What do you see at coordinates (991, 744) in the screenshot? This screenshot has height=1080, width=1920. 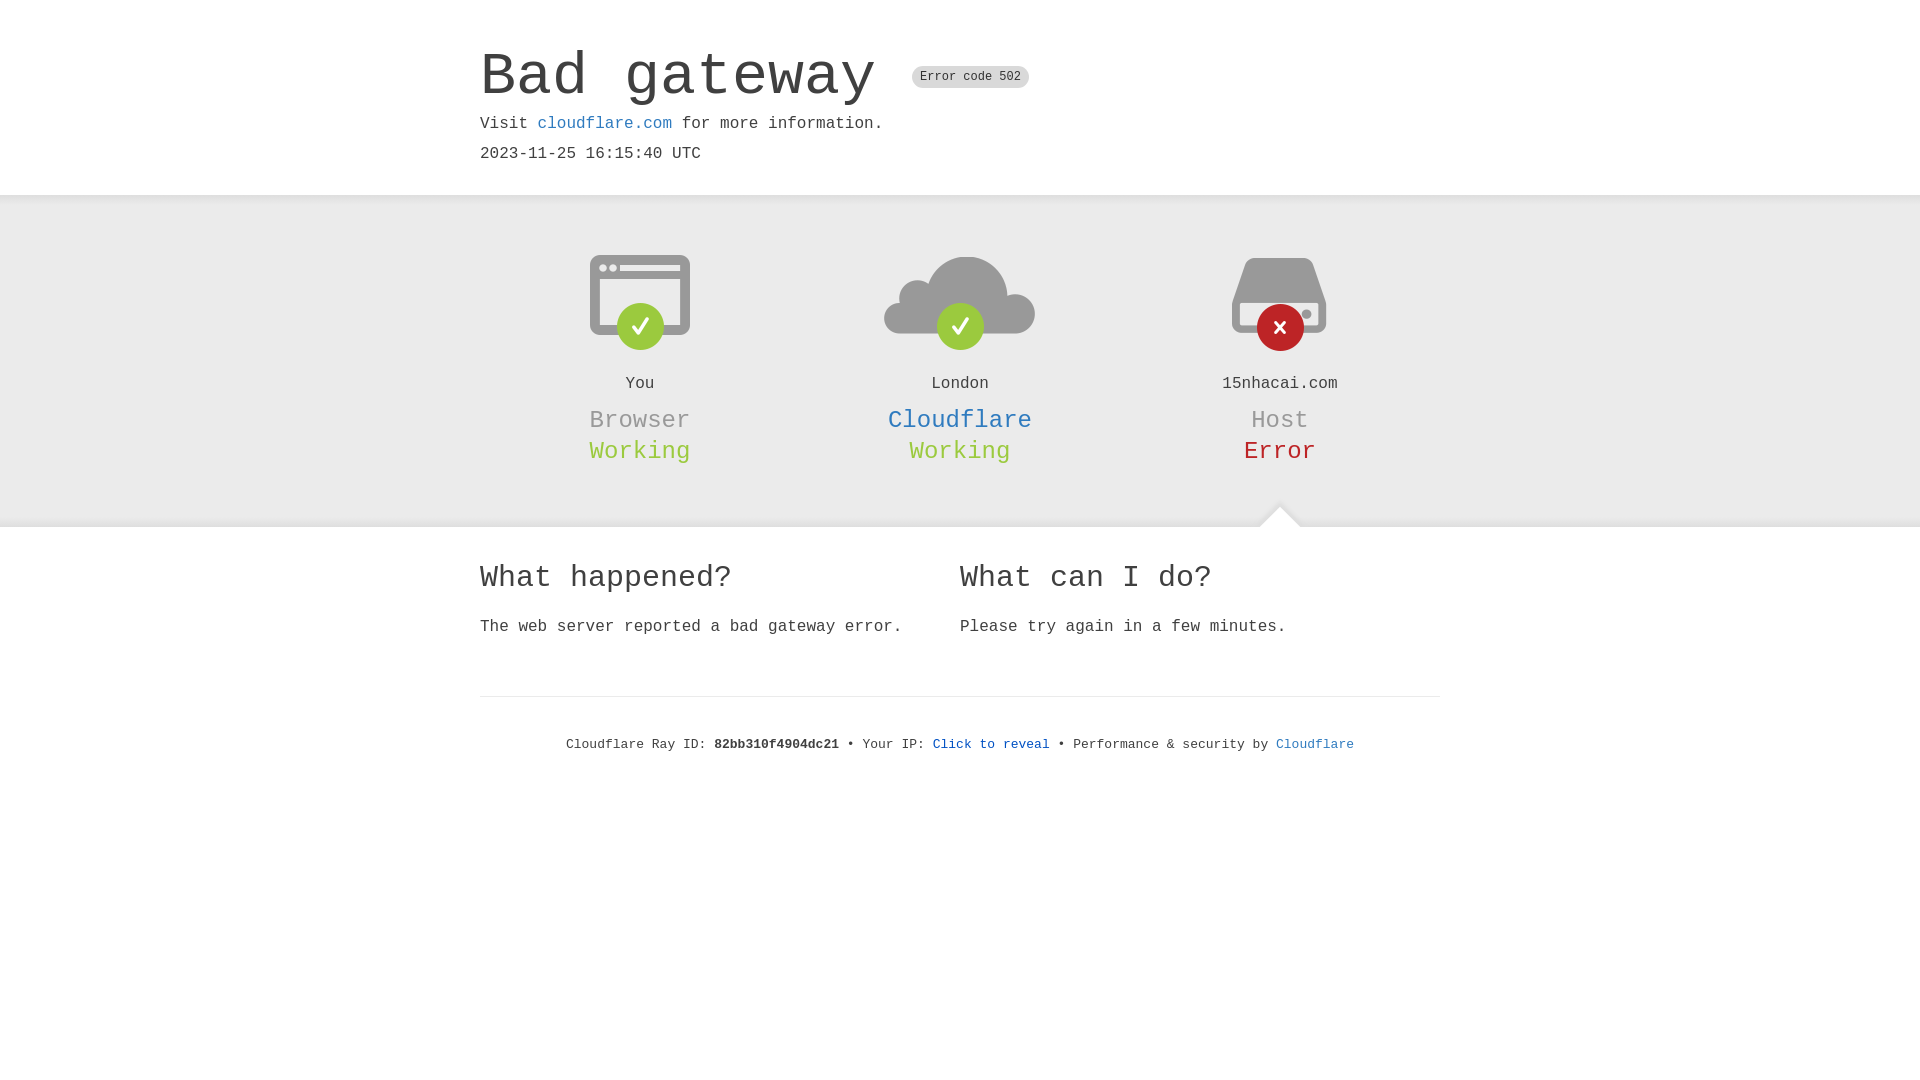 I see `'Click to reveal'` at bounding box center [991, 744].